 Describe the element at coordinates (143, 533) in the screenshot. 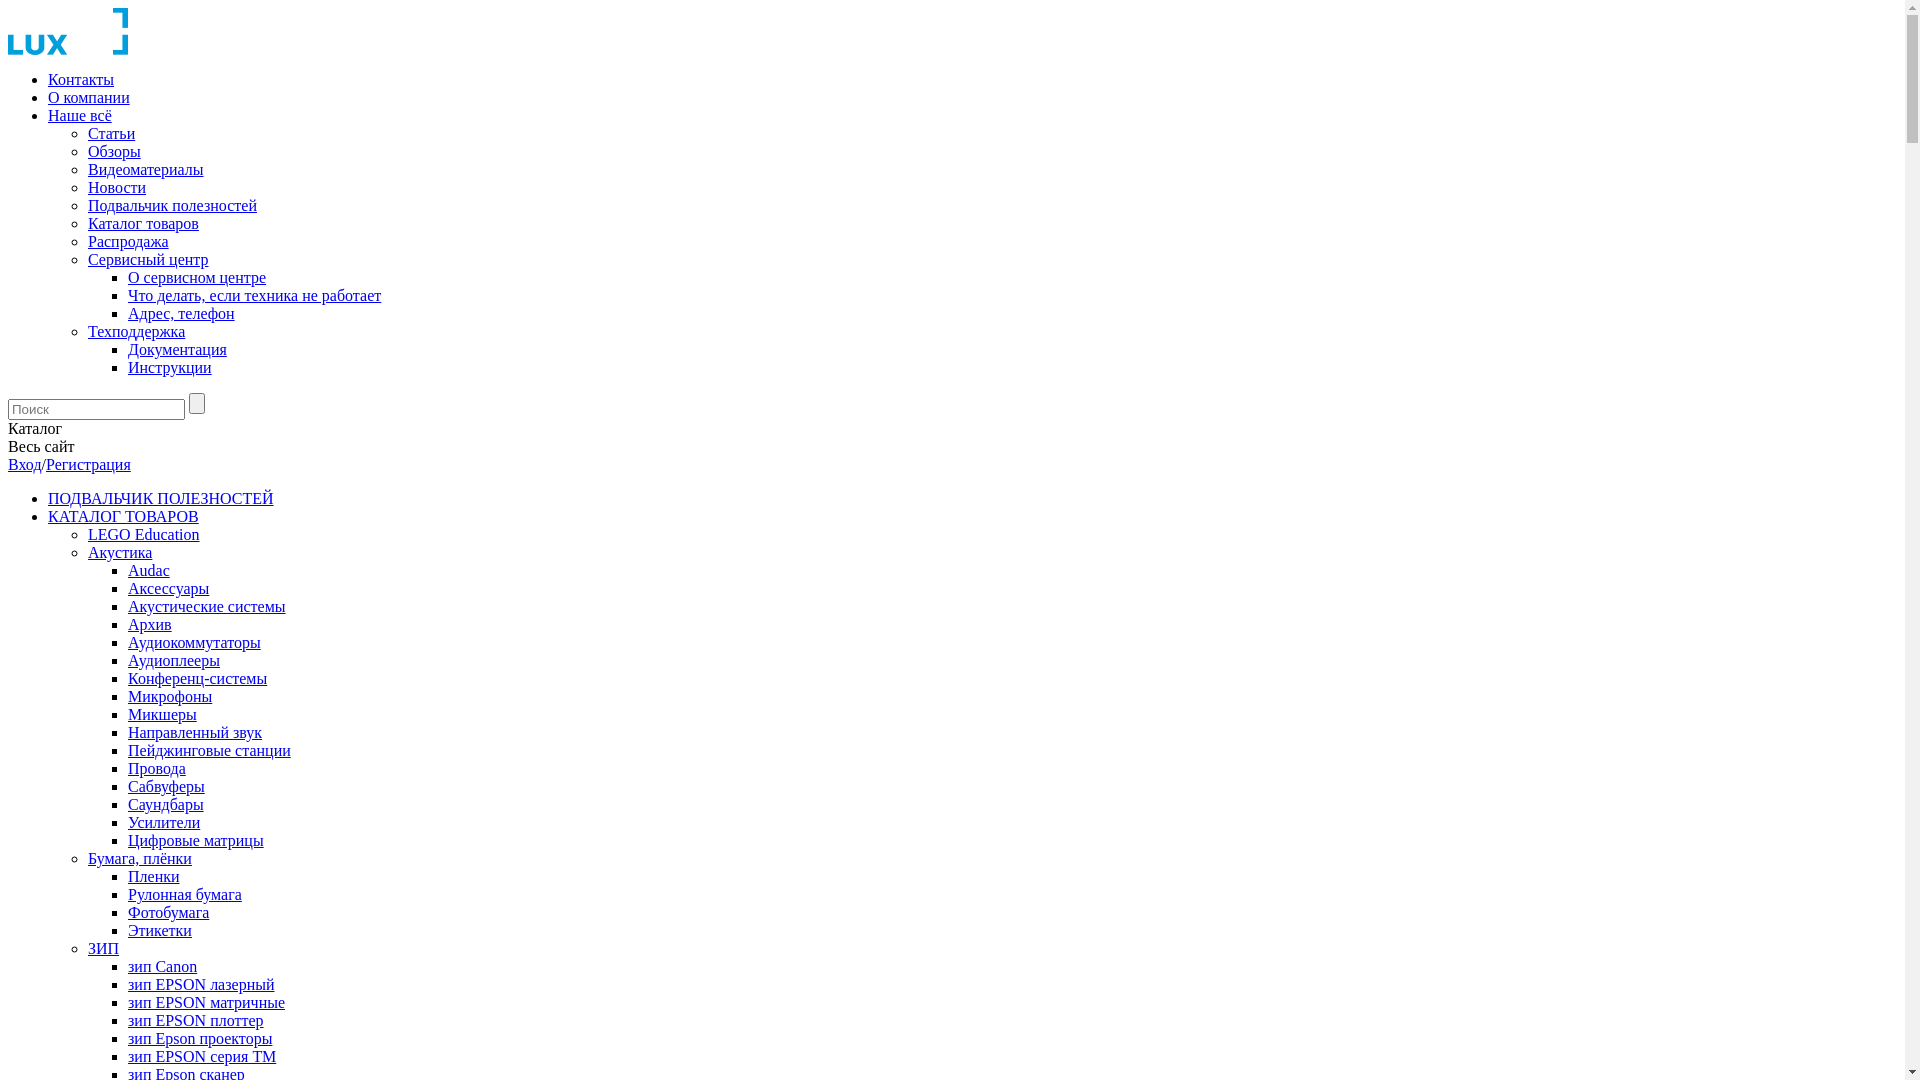

I see `'LEGO Education'` at that location.